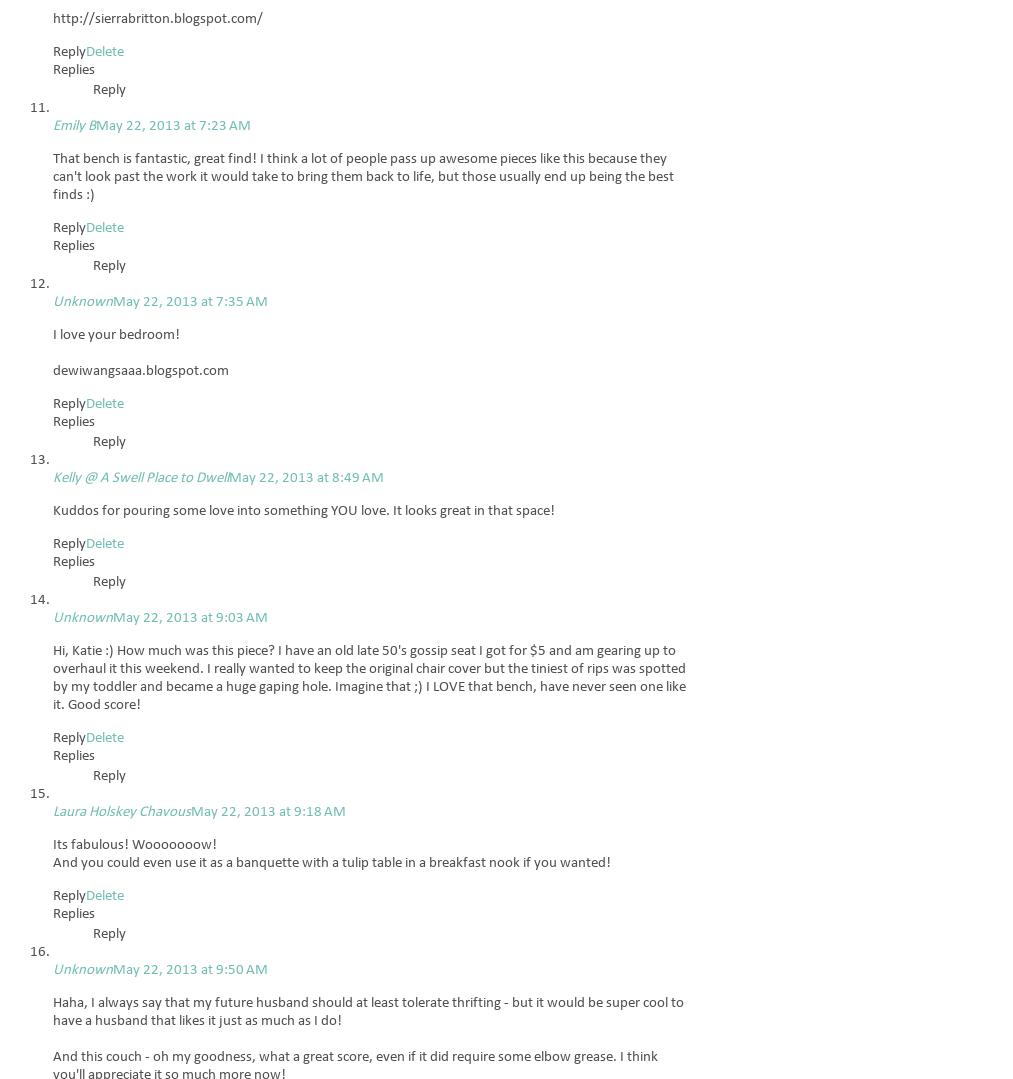 The width and height of the screenshot is (1013, 1079). What do you see at coordinates (112, 301) in the screenshot?
I see `'May 22, 2013 at 7:35 AM'` at bounding box center [112, 301].